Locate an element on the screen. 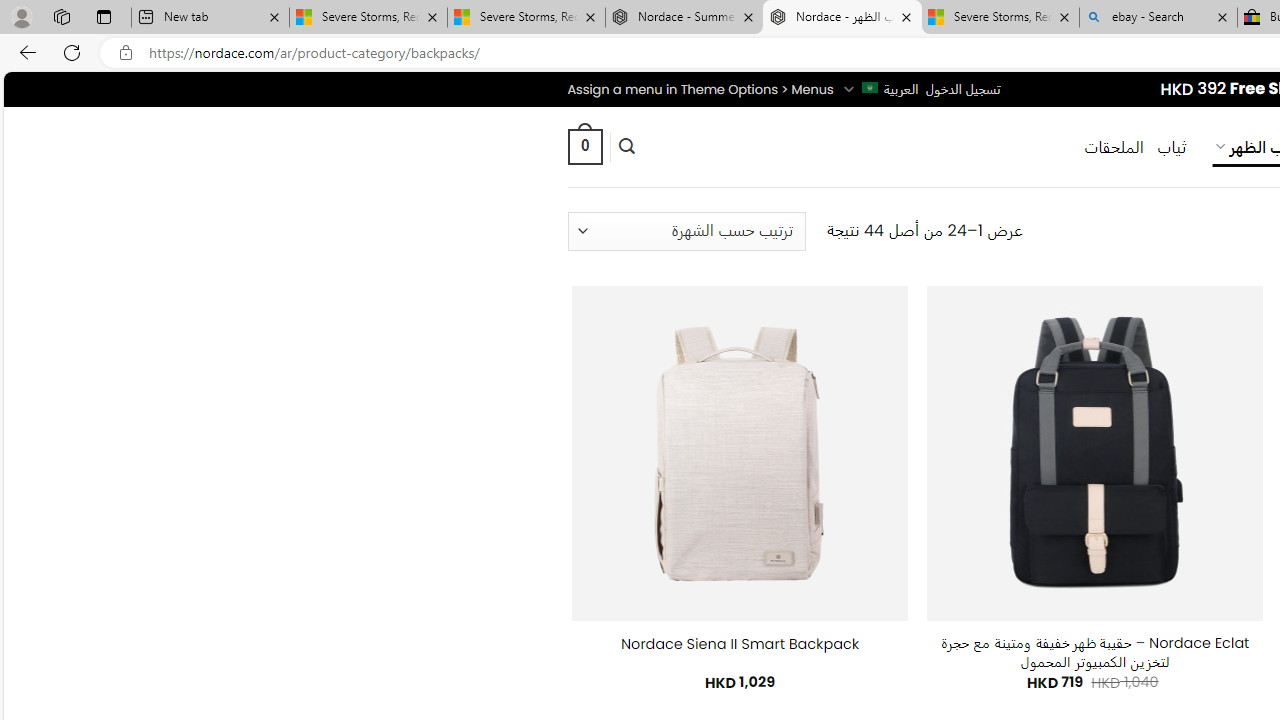 This screenshot has width=1280, height=720. '  0  ' is located at coordinates (583, 145).